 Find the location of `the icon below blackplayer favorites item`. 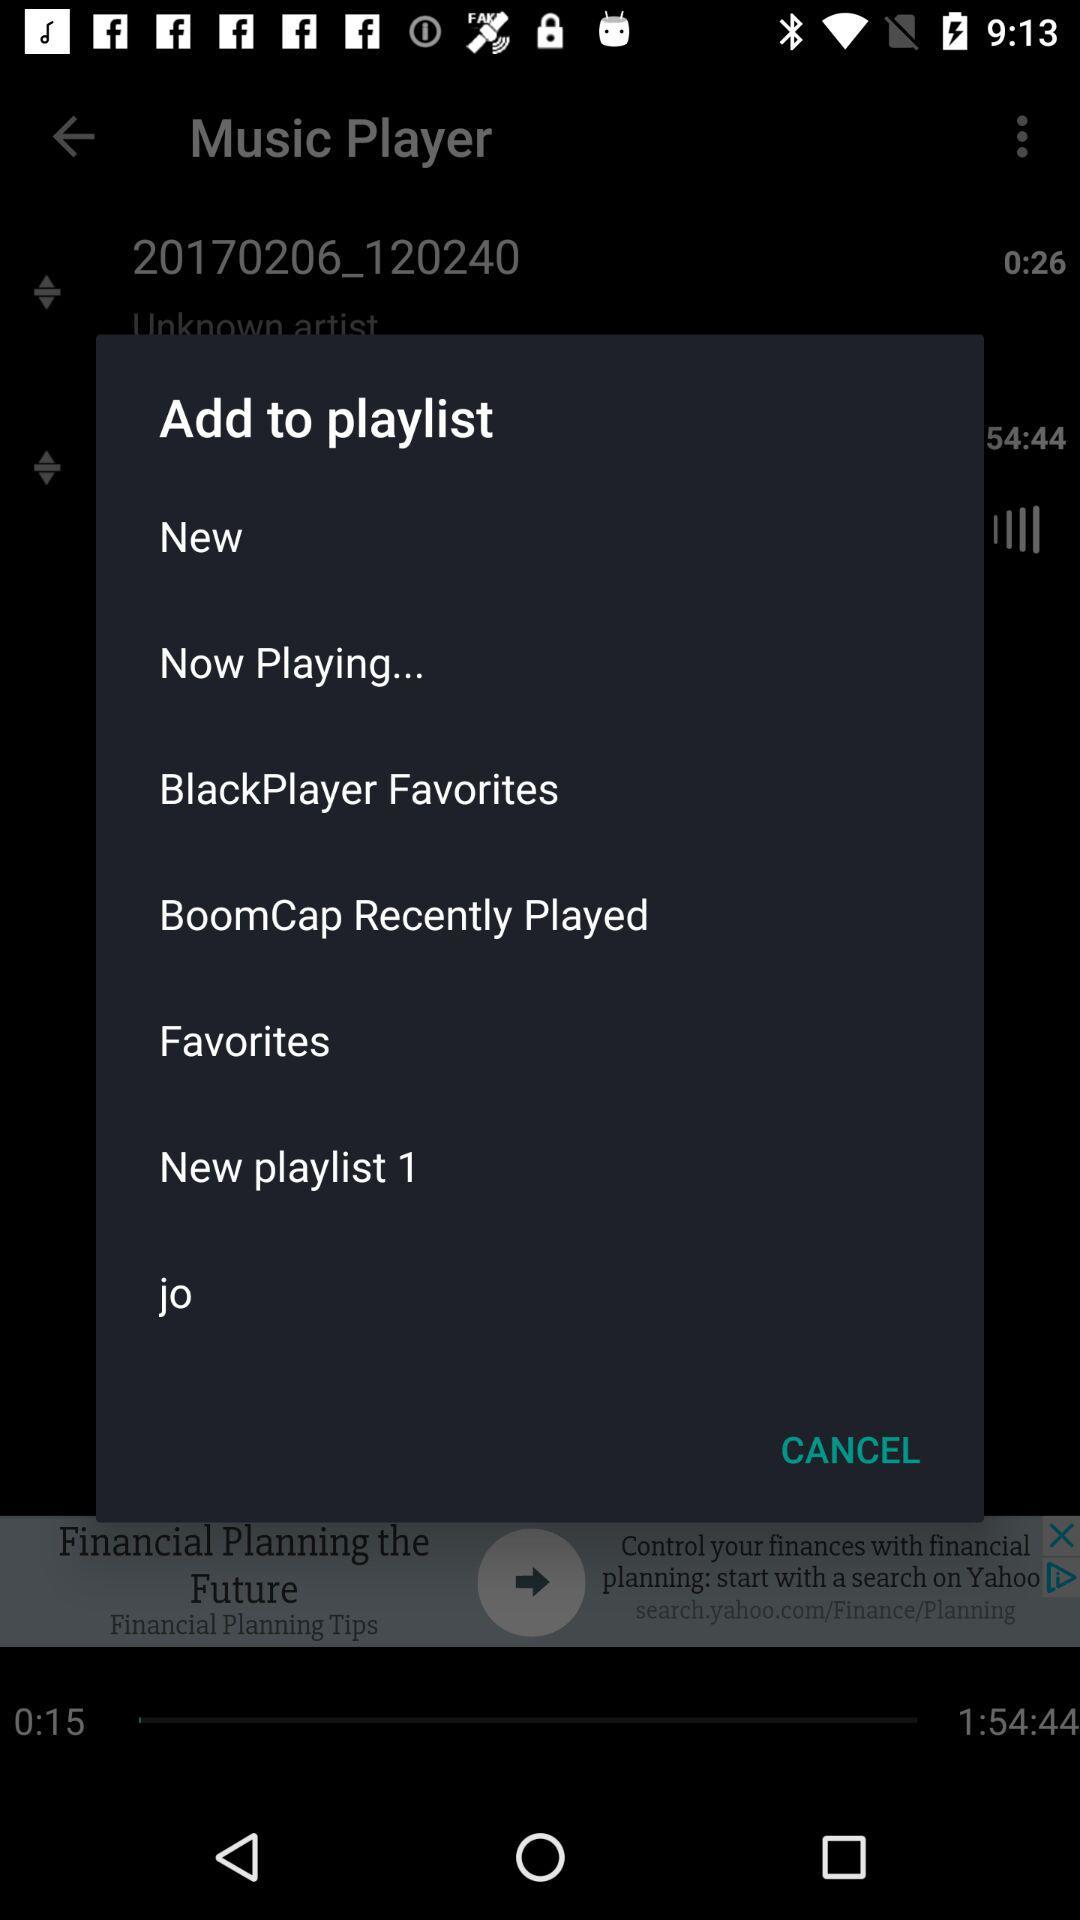

the icon below blackplayer favorites item is located at coordinates (540, 912).